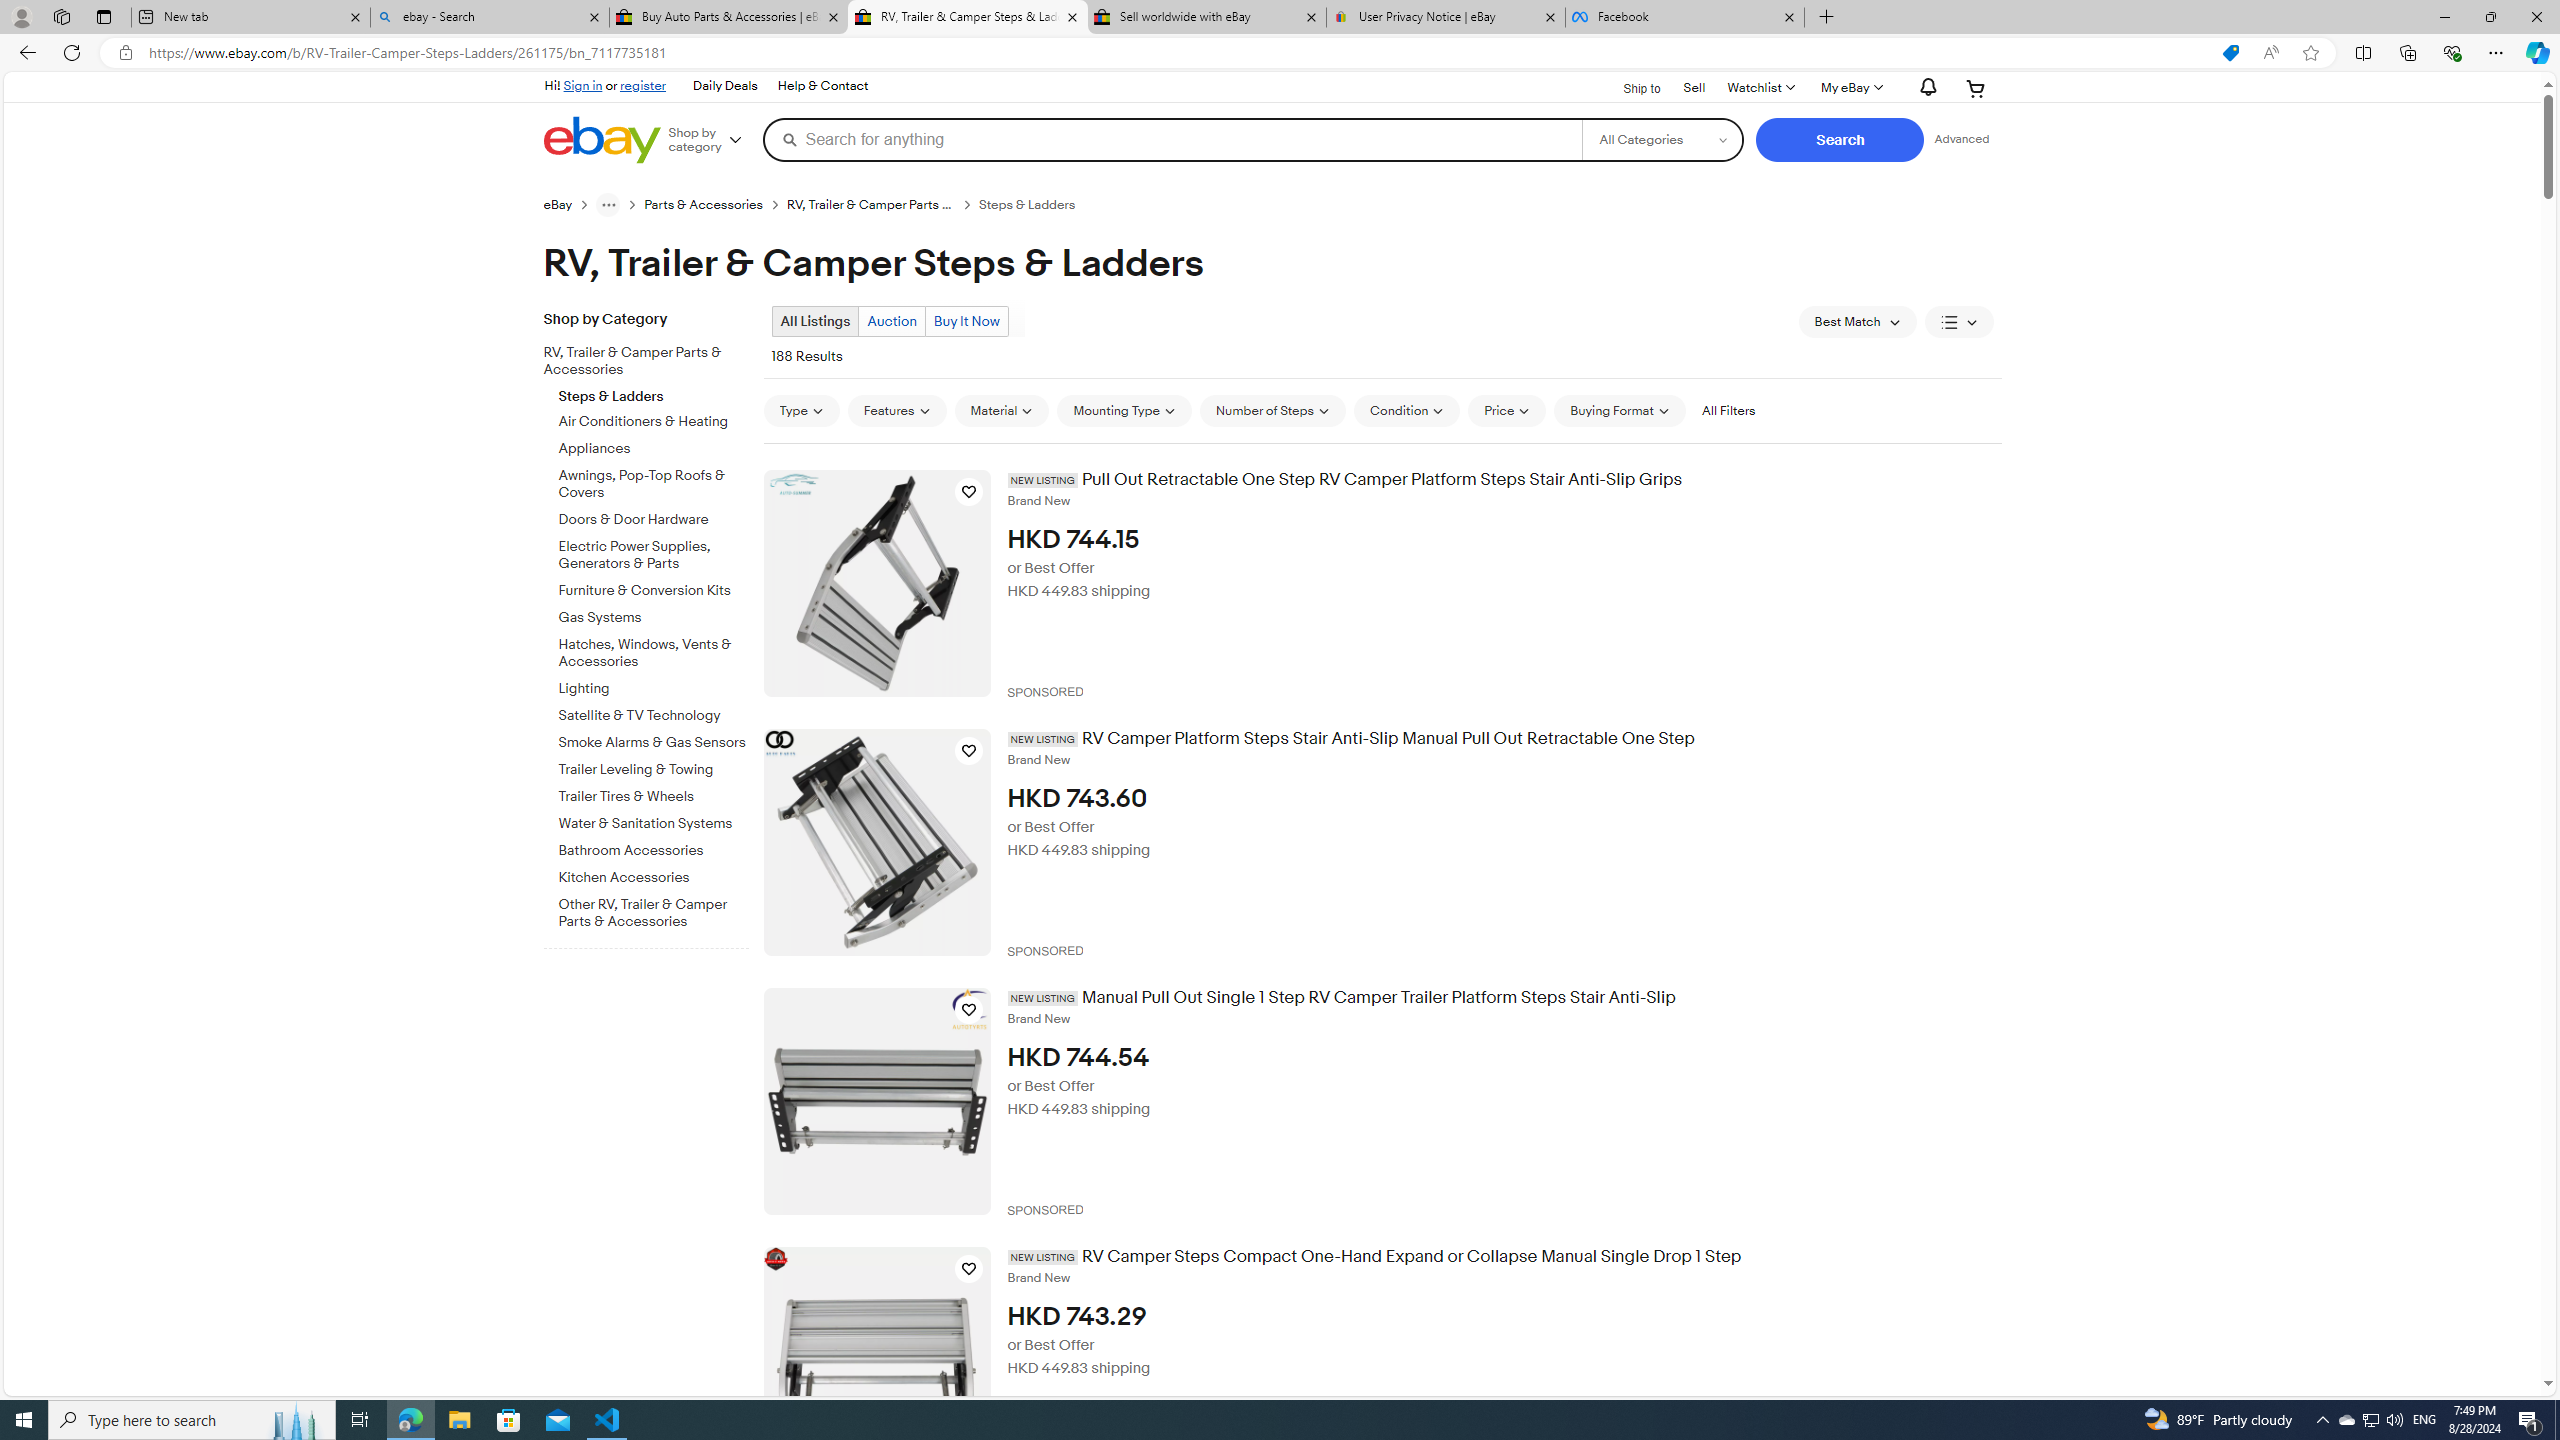 This screenshot has height=1440, width=2560. What do you see at coordinates (815, 321) in the screenshot?
I see `'All Listings'` at bounding box center [815, 321].